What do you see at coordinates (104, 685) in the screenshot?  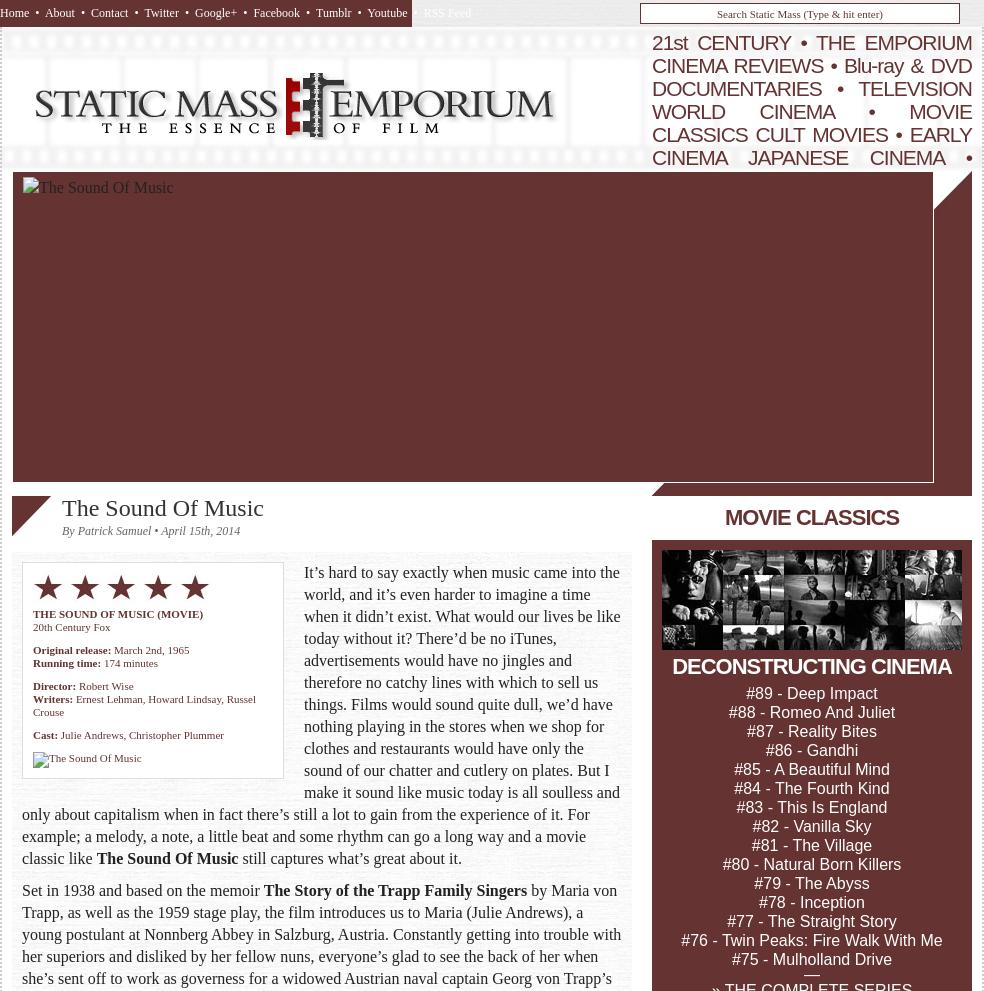 I see `'Robert Wise'` at bounding box center [104, 685].